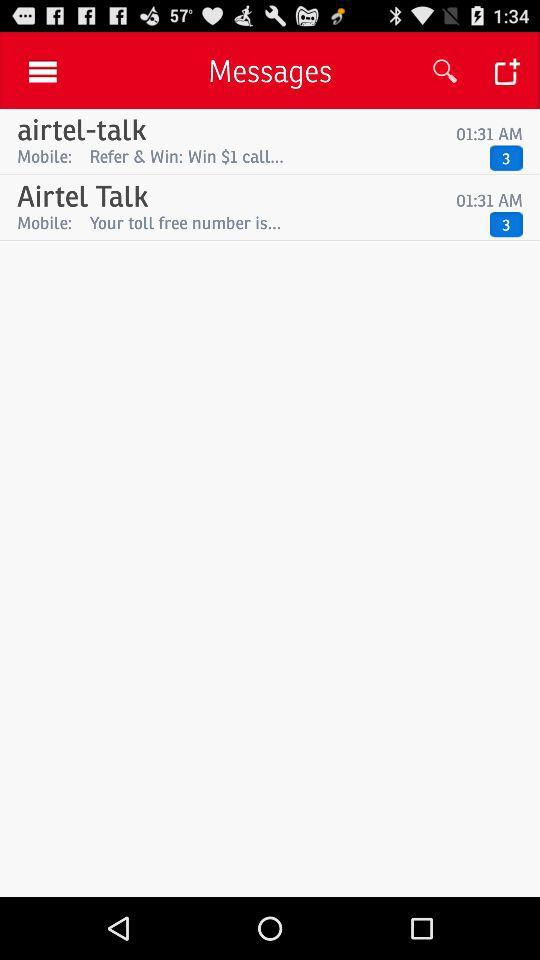 The width and height of the screenshot is (540, 960). What do you see at coordinates (284, 222) in the screenshot?
I see `item to the right of the mobile: item` at bounding box center [284, 222].